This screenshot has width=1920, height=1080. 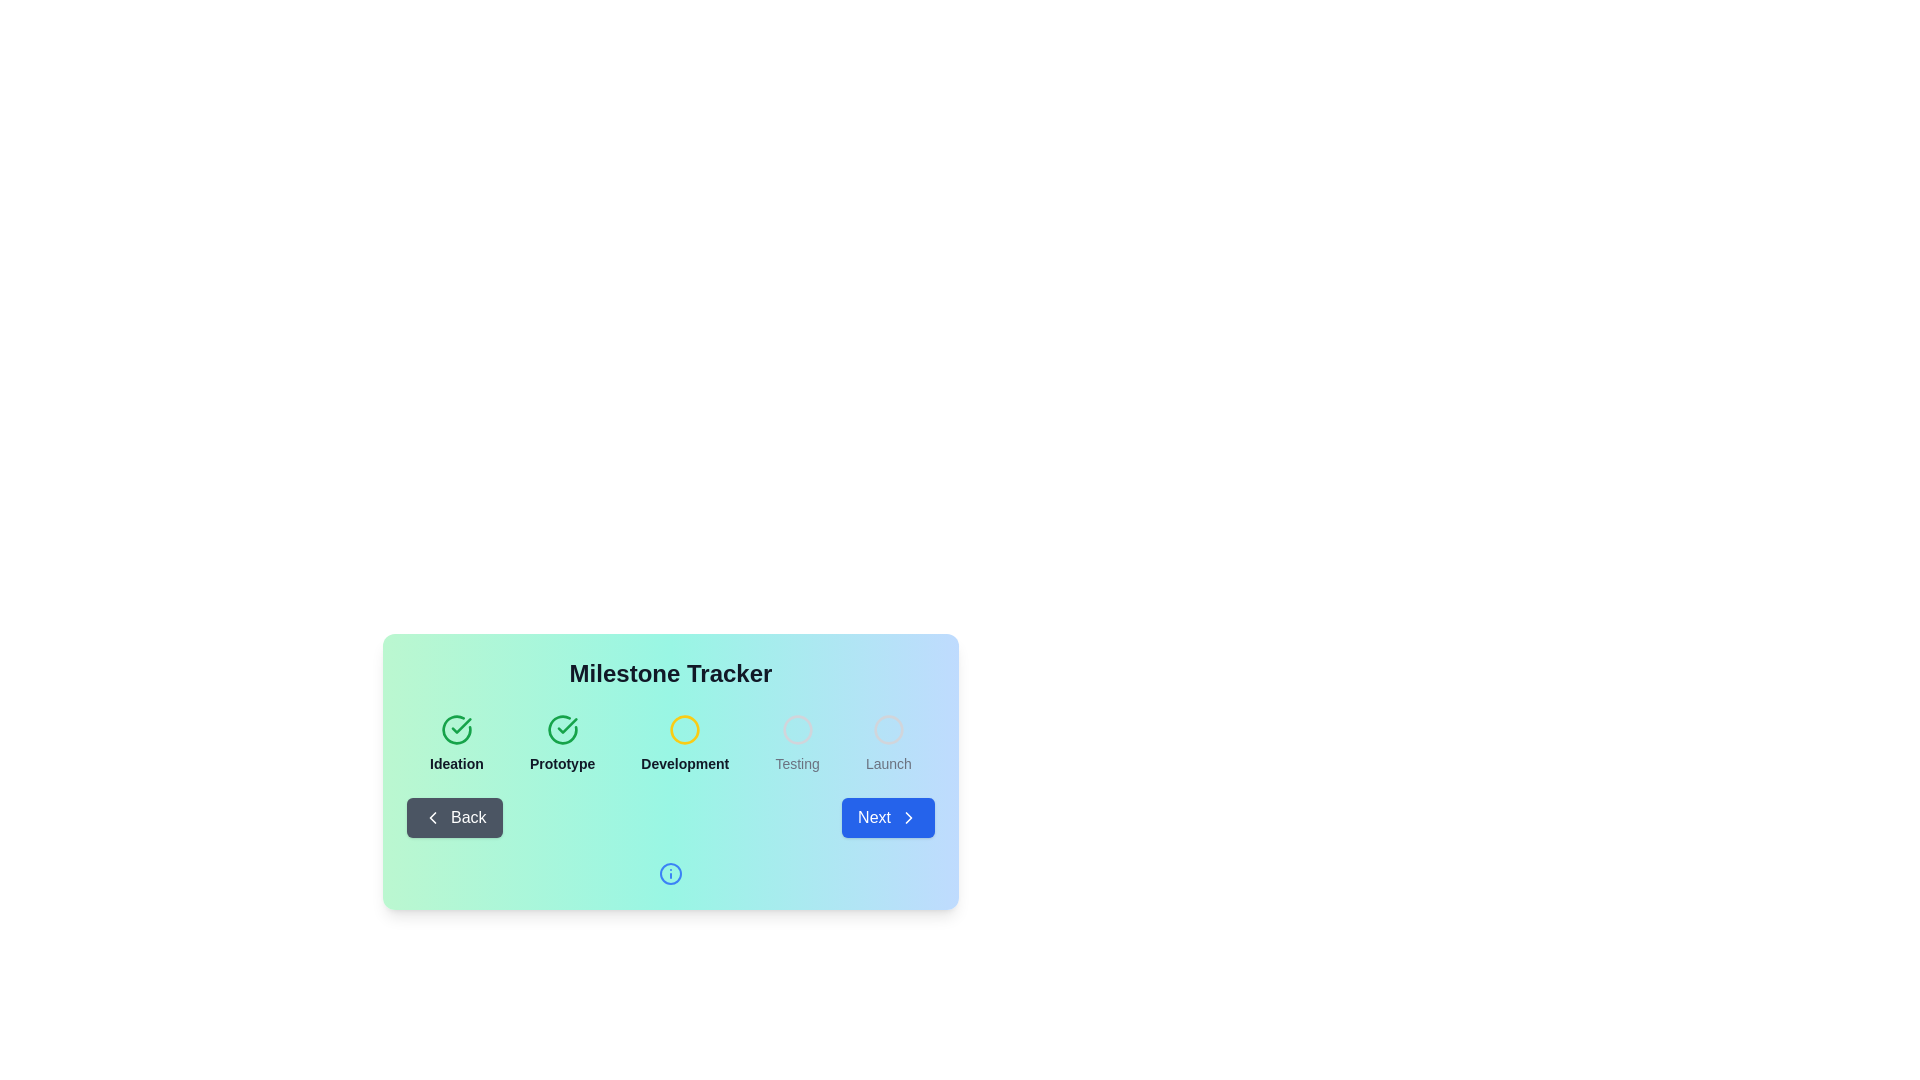 I want to click on the 'Development' milestone indicator in the workflow tracker, so click(x=685, y=744).